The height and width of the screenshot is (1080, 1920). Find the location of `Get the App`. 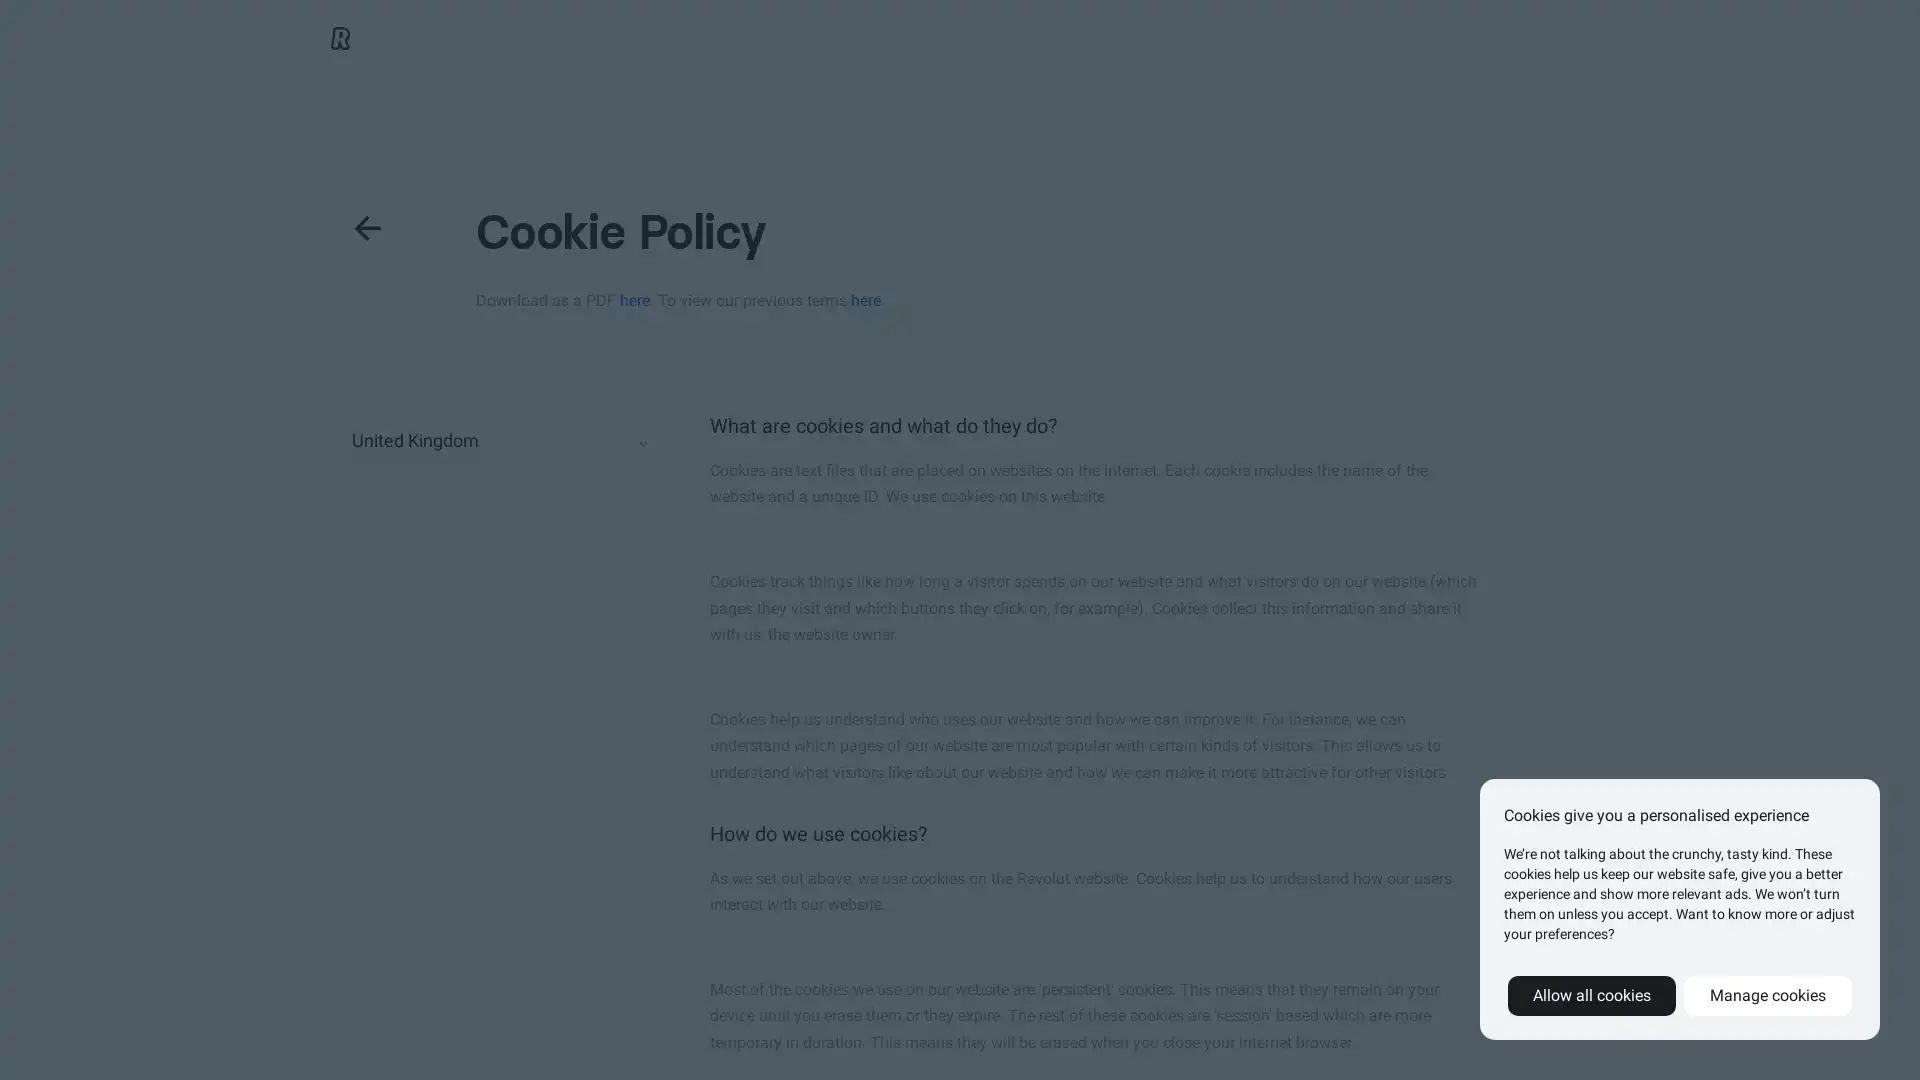

Get the App is located at coordinates (1534, 35).